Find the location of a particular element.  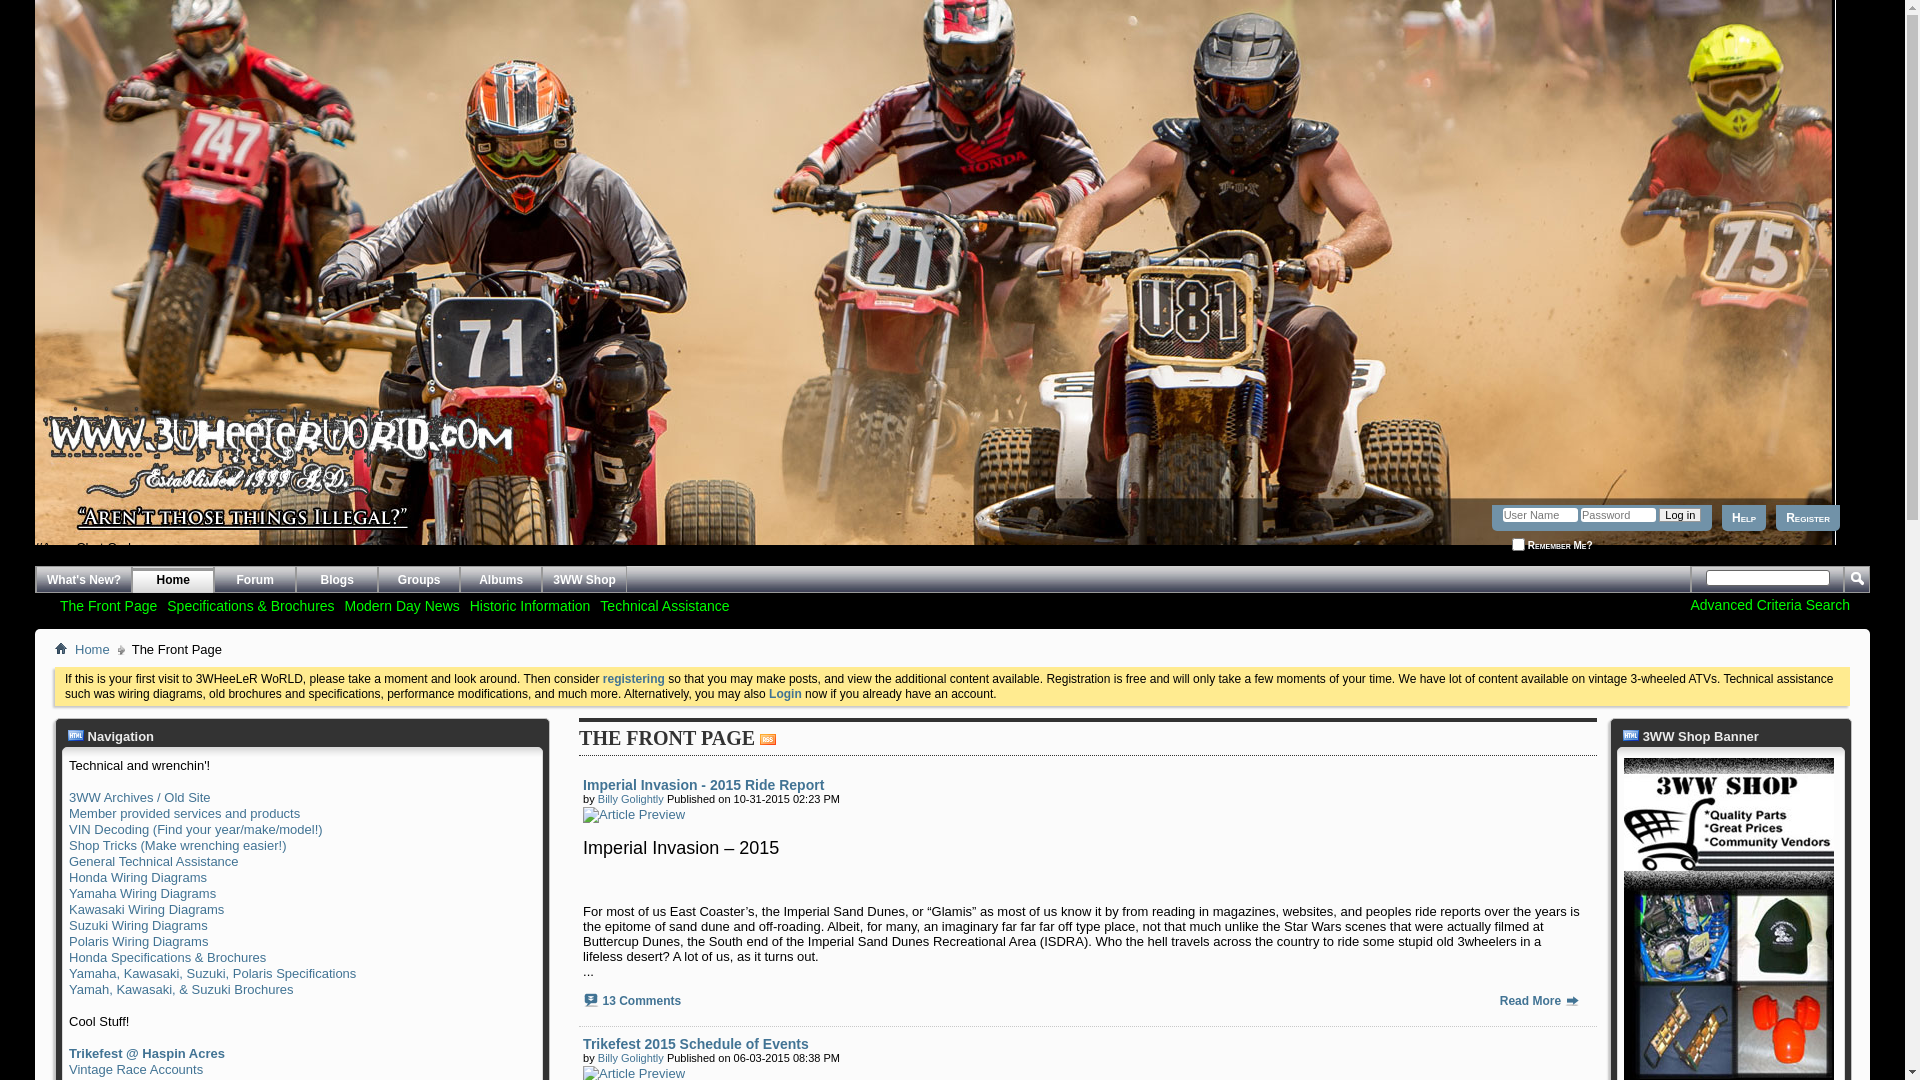

'Member provided services and products' is located at coordinates (184, 813).